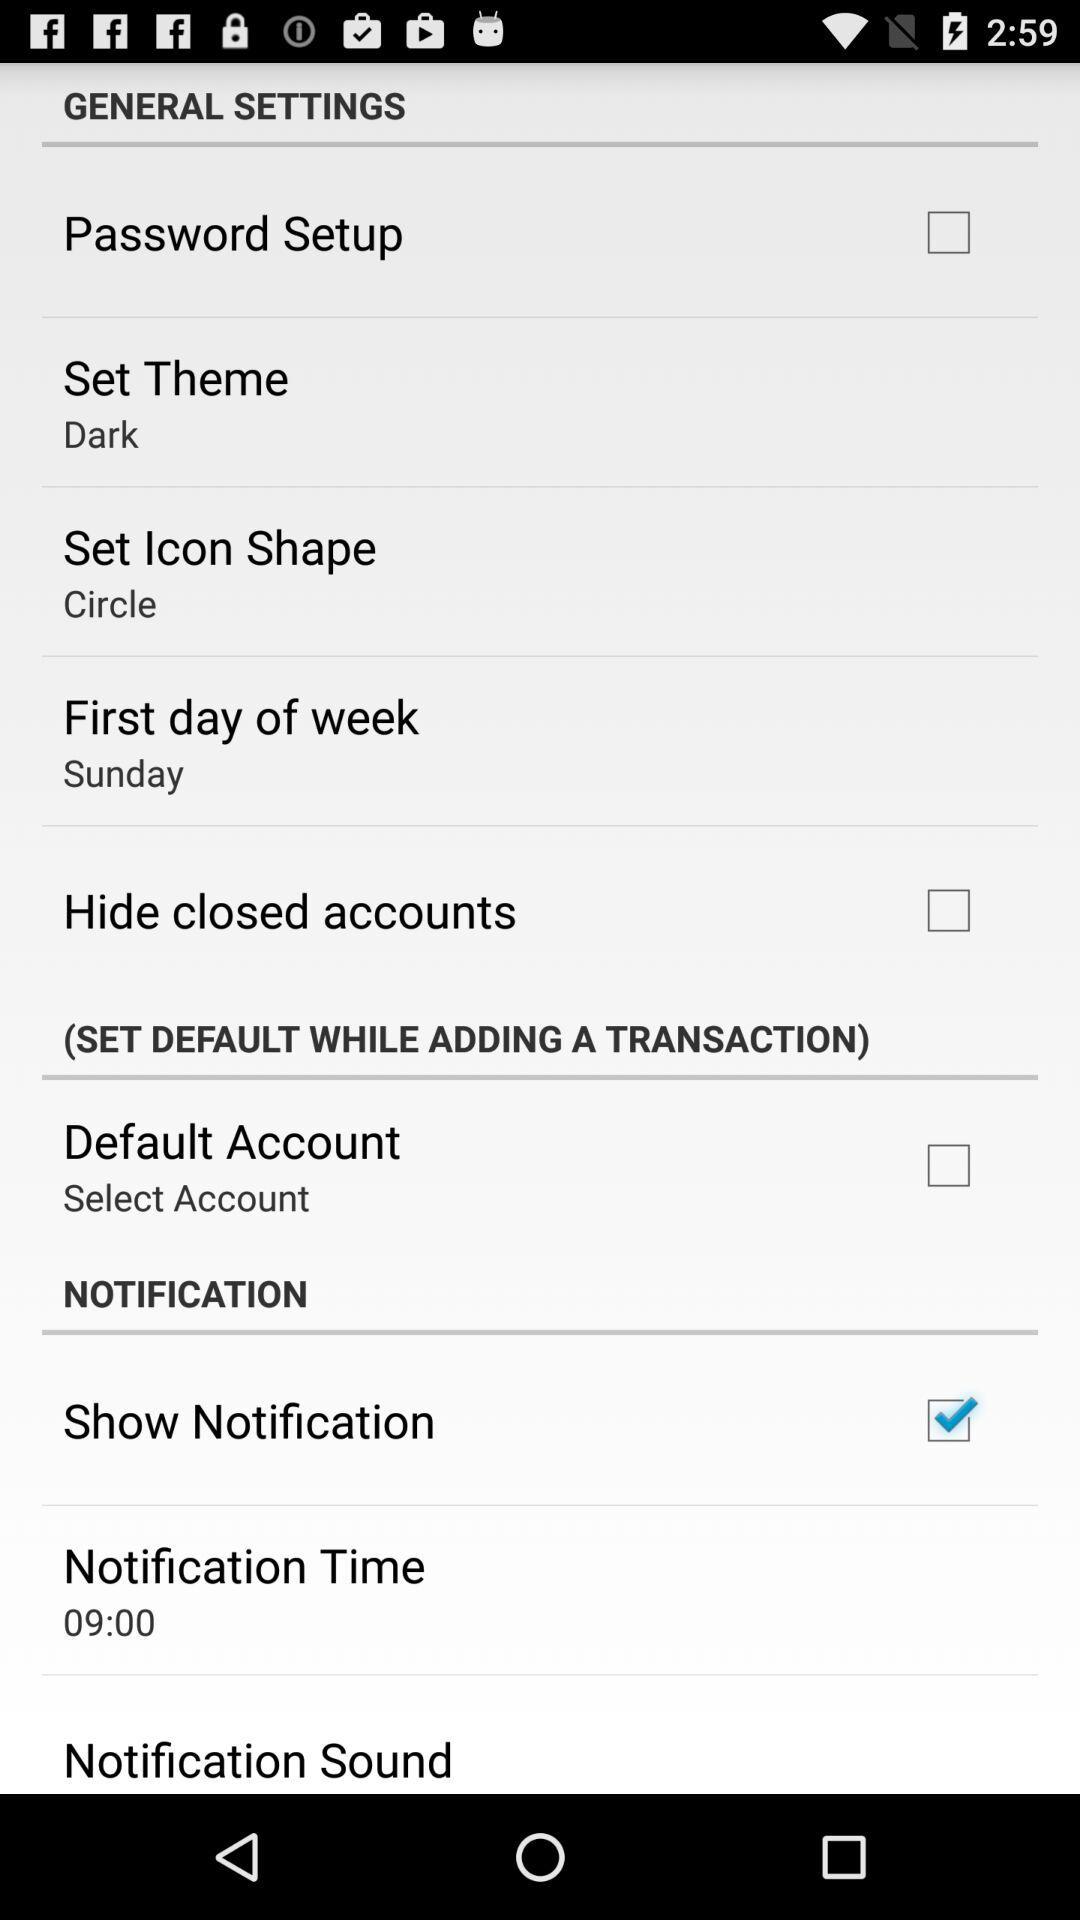 Image resolution: width=1080 pixels, height=1920 pixels. What do you see at coordinates (186, 1196) in the screenshot?
I see `the icon above the notification app` at bounding box center [186, 1196].